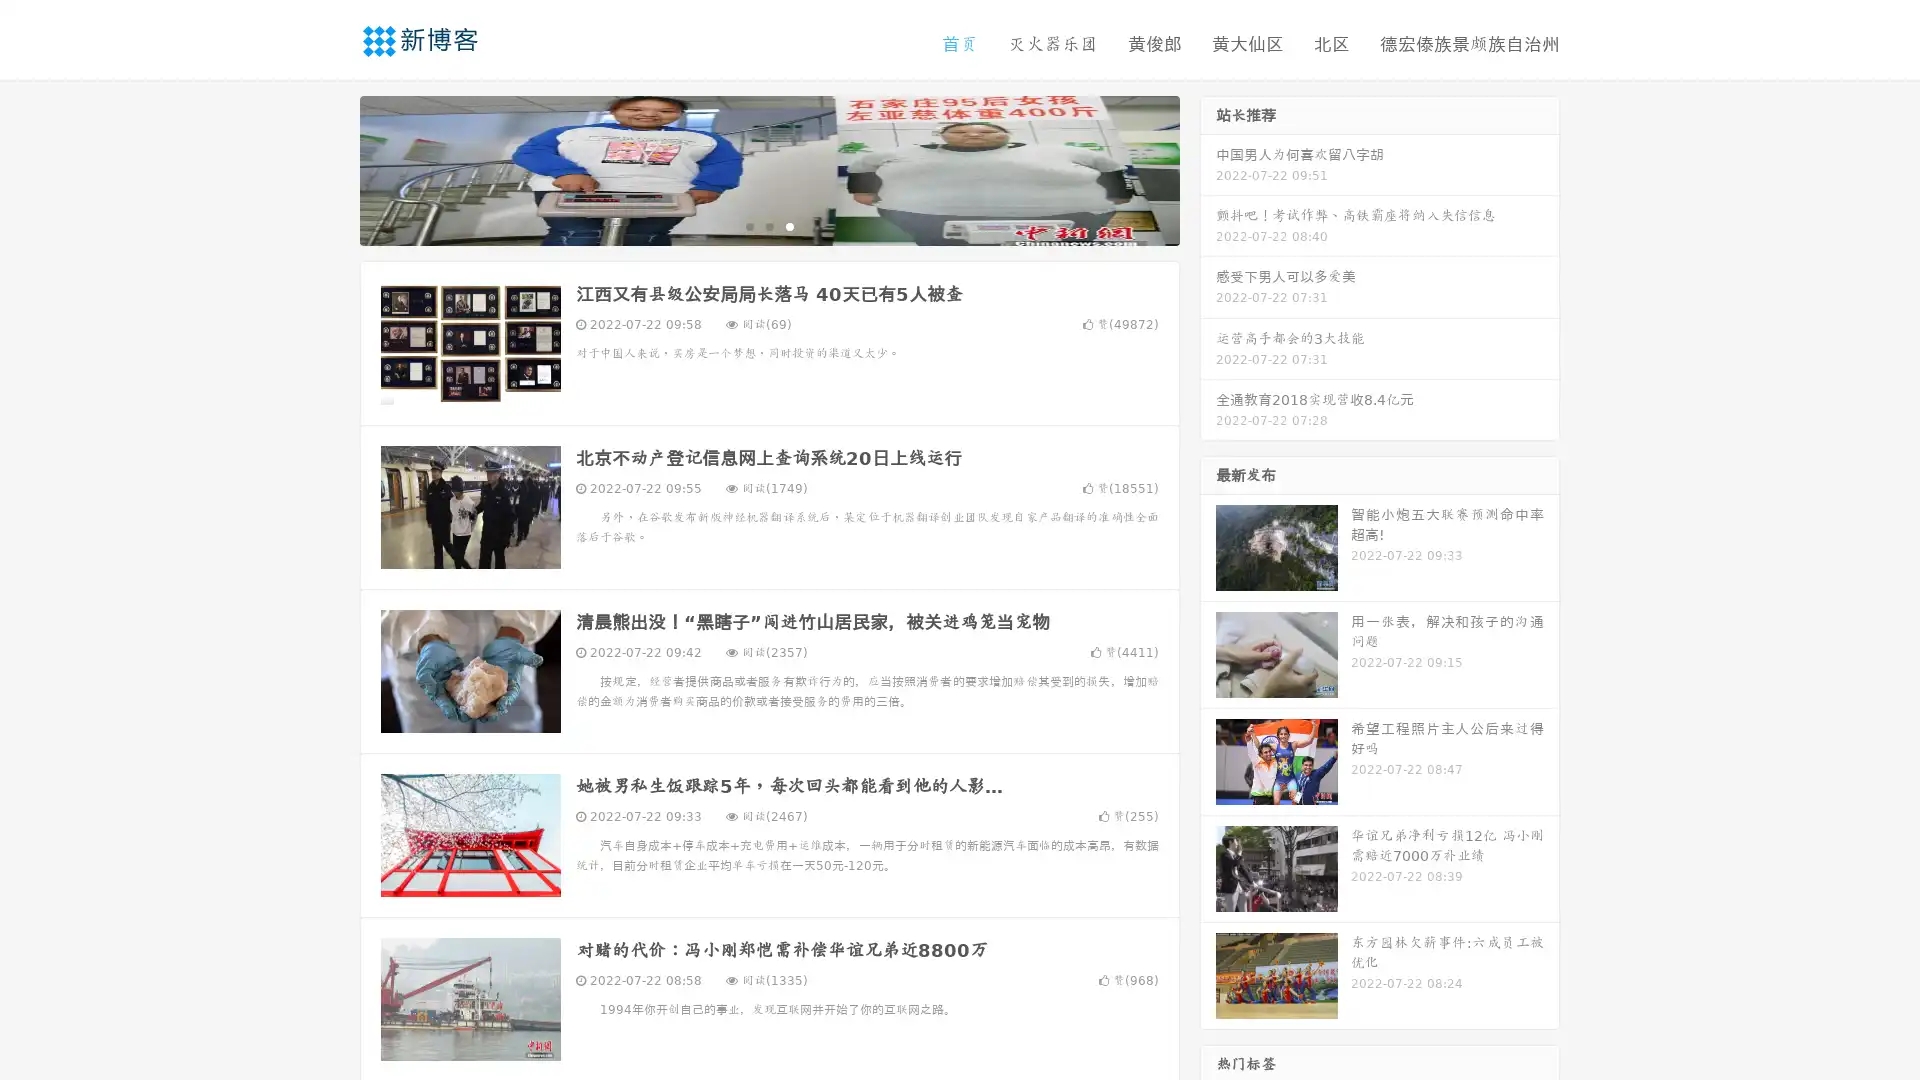  I want to click on Go to slide 2, so click(768, 225).